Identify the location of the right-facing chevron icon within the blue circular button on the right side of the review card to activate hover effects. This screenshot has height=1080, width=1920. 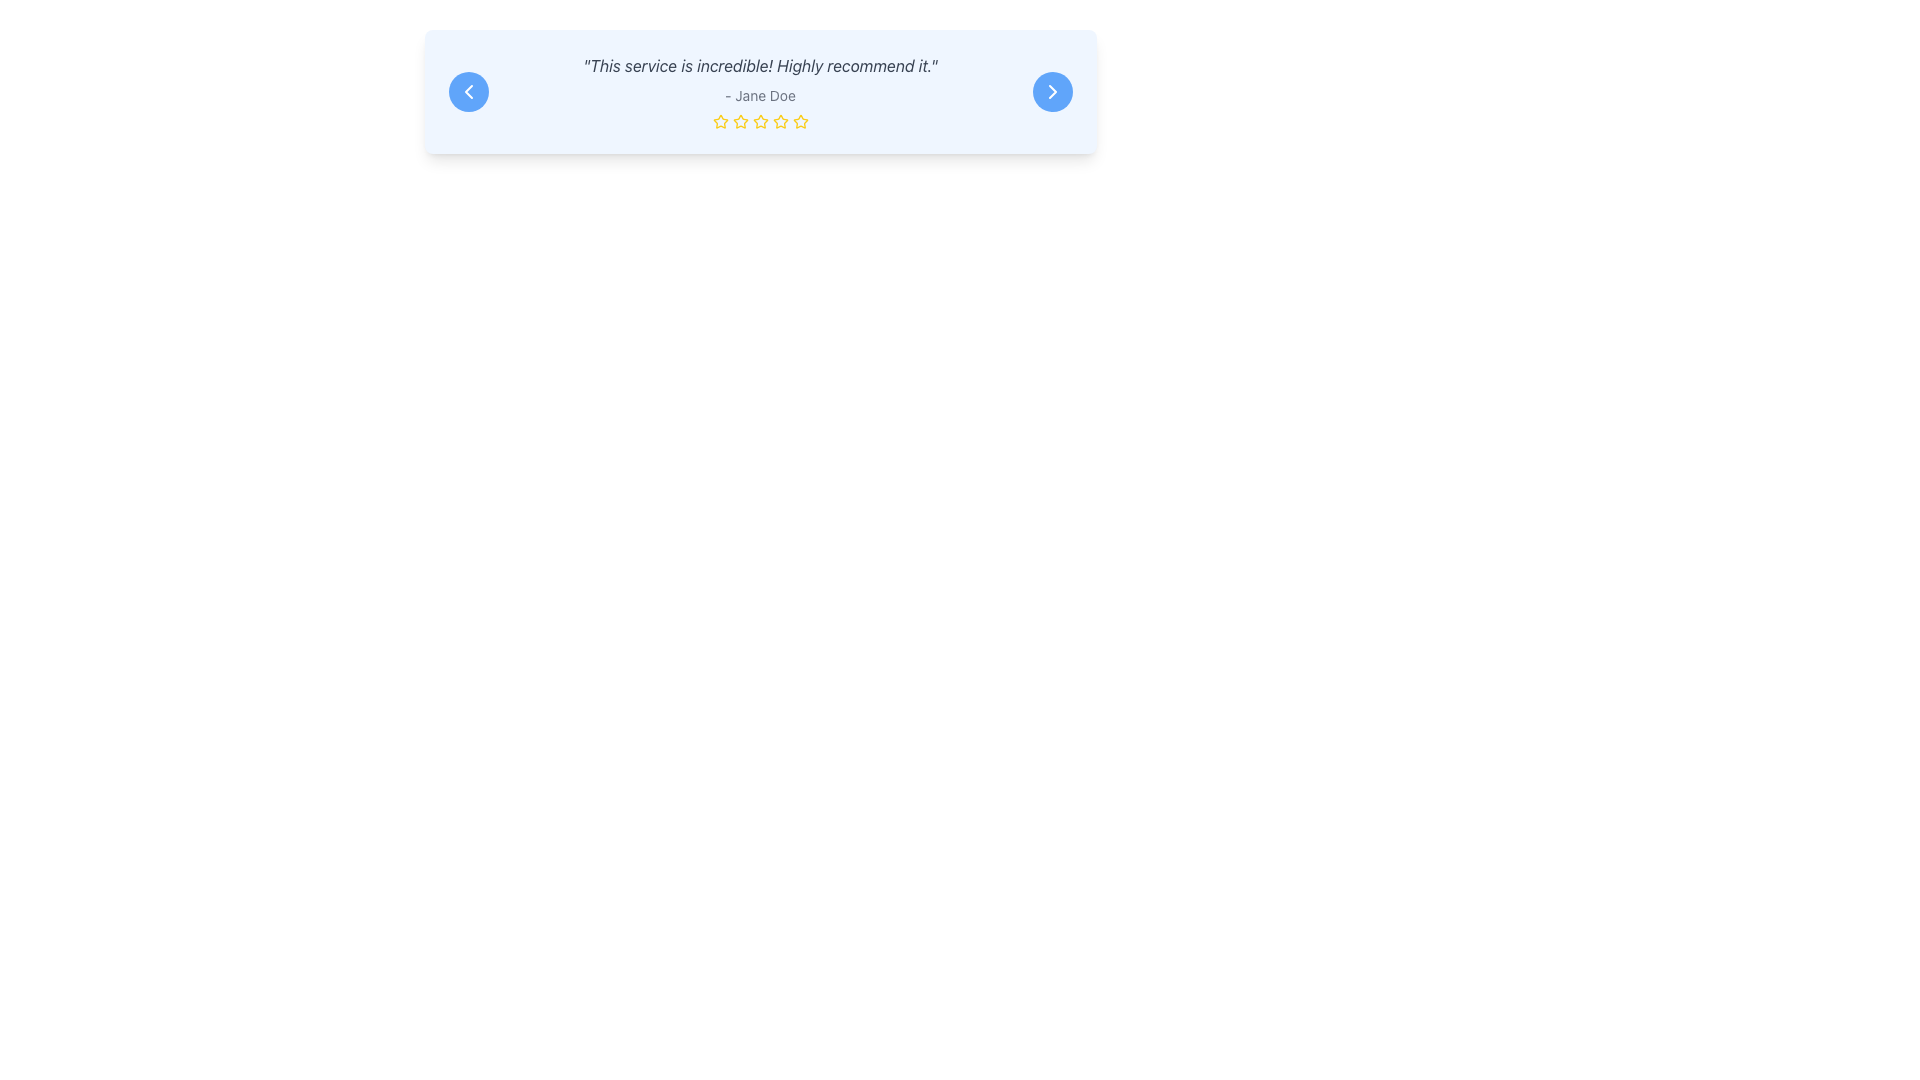
(1051, 92).